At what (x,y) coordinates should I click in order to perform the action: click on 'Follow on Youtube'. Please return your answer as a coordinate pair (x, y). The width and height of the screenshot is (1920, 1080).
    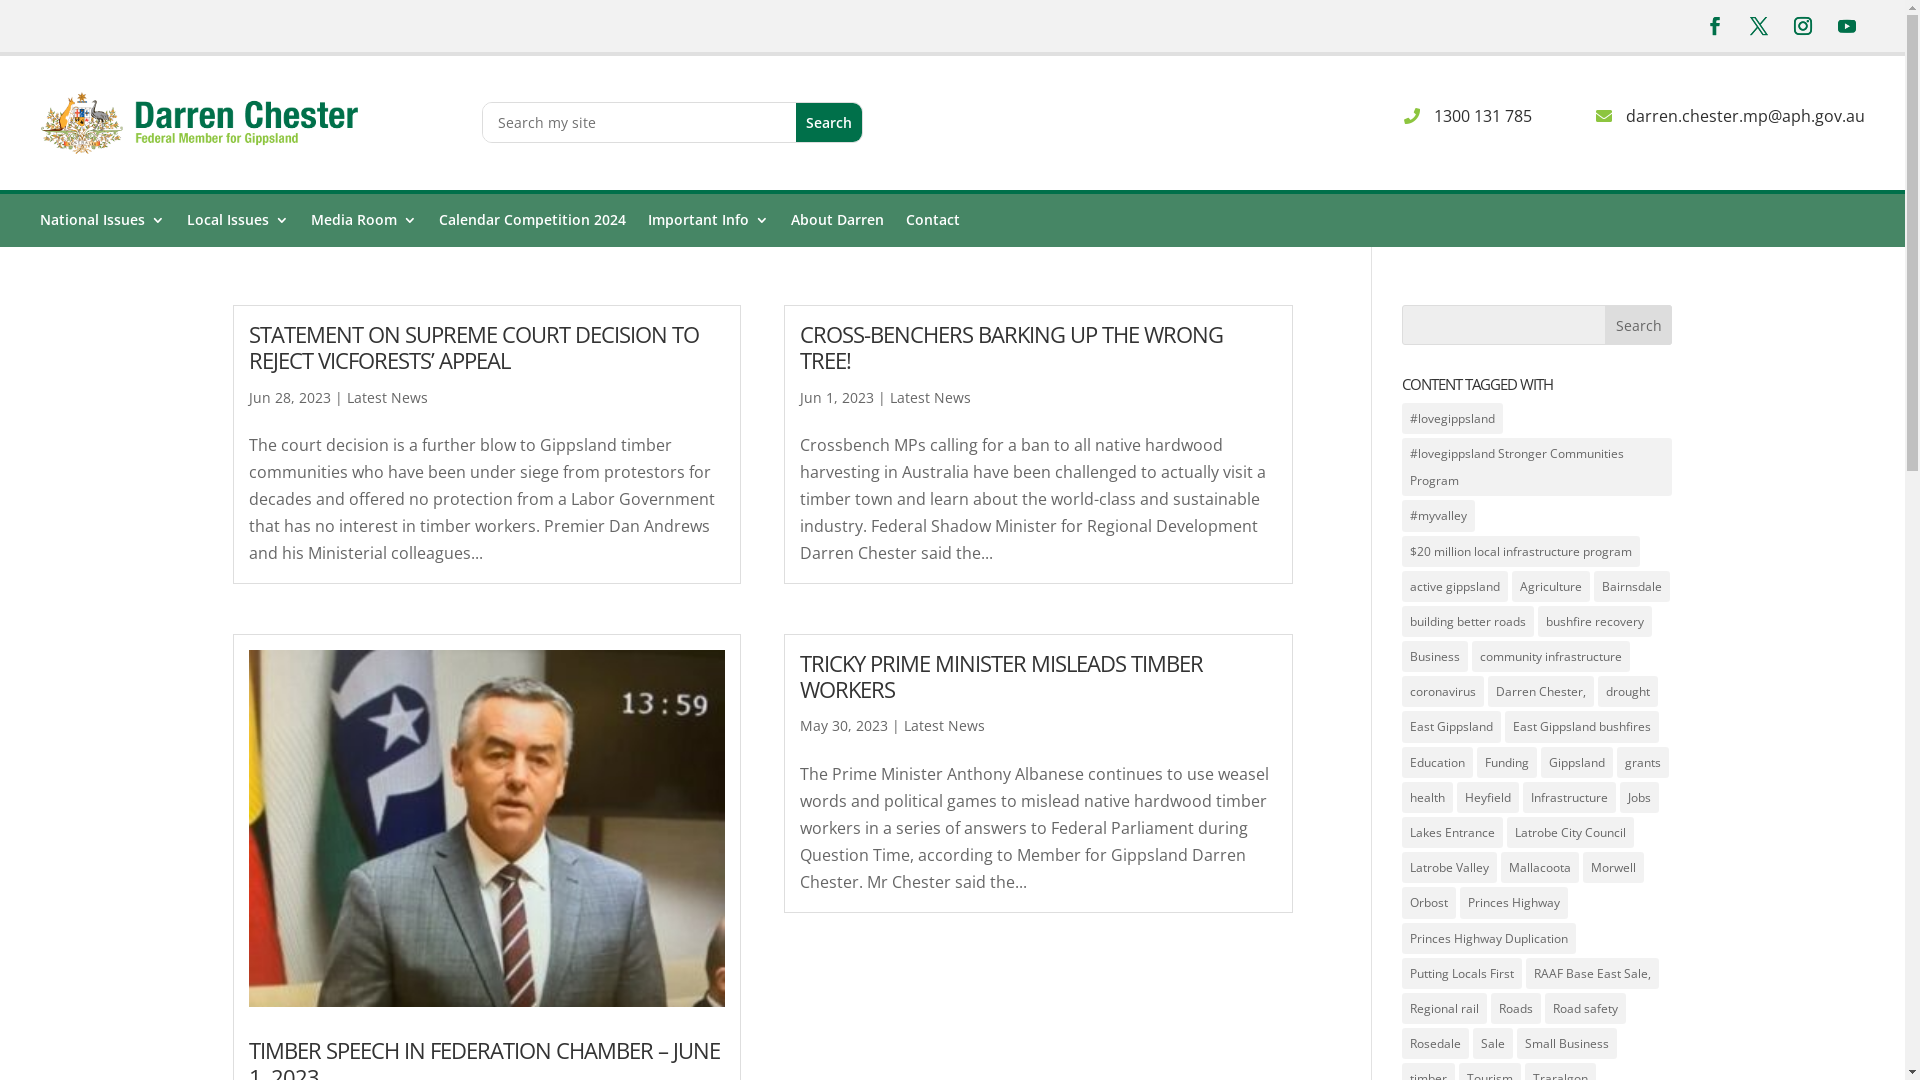
    Looking at the image, I should click on (1828, 26).